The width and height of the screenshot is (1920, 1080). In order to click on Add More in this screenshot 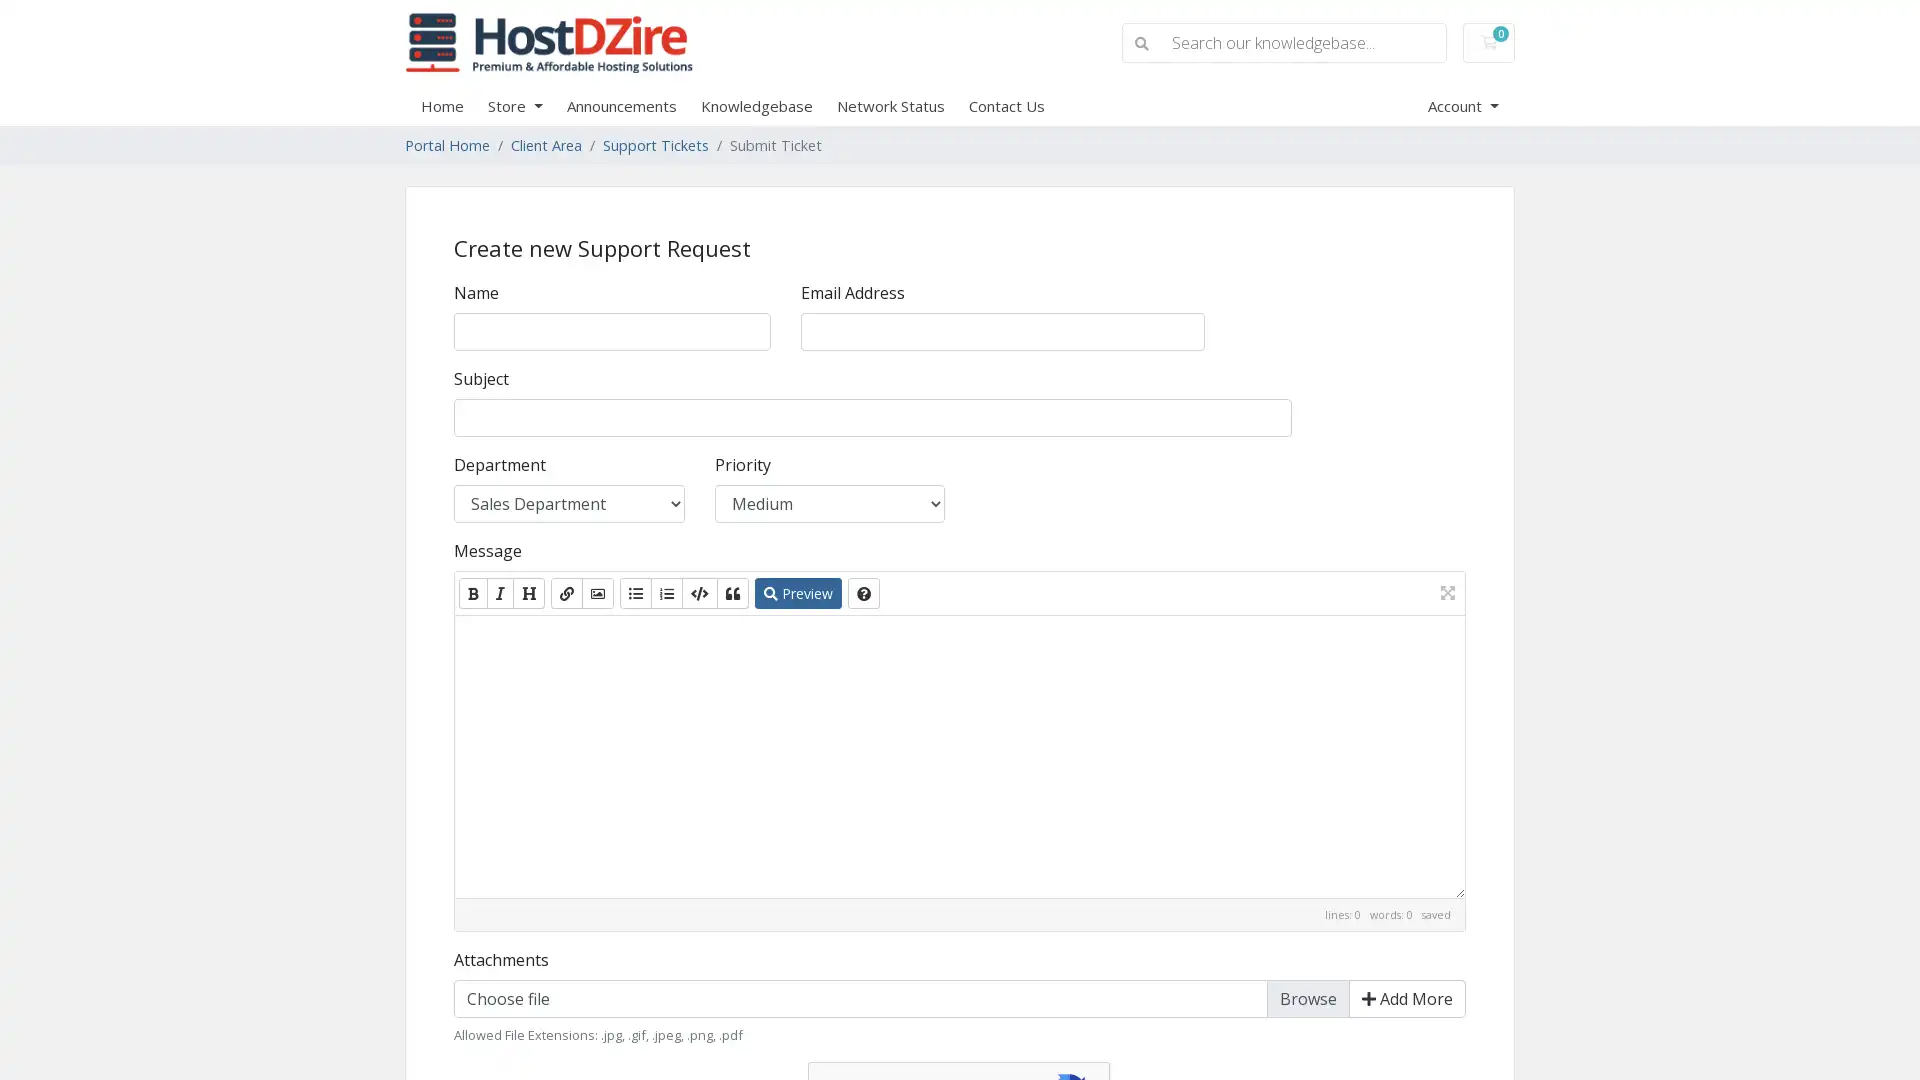, I will do `click(1406, 999)`.